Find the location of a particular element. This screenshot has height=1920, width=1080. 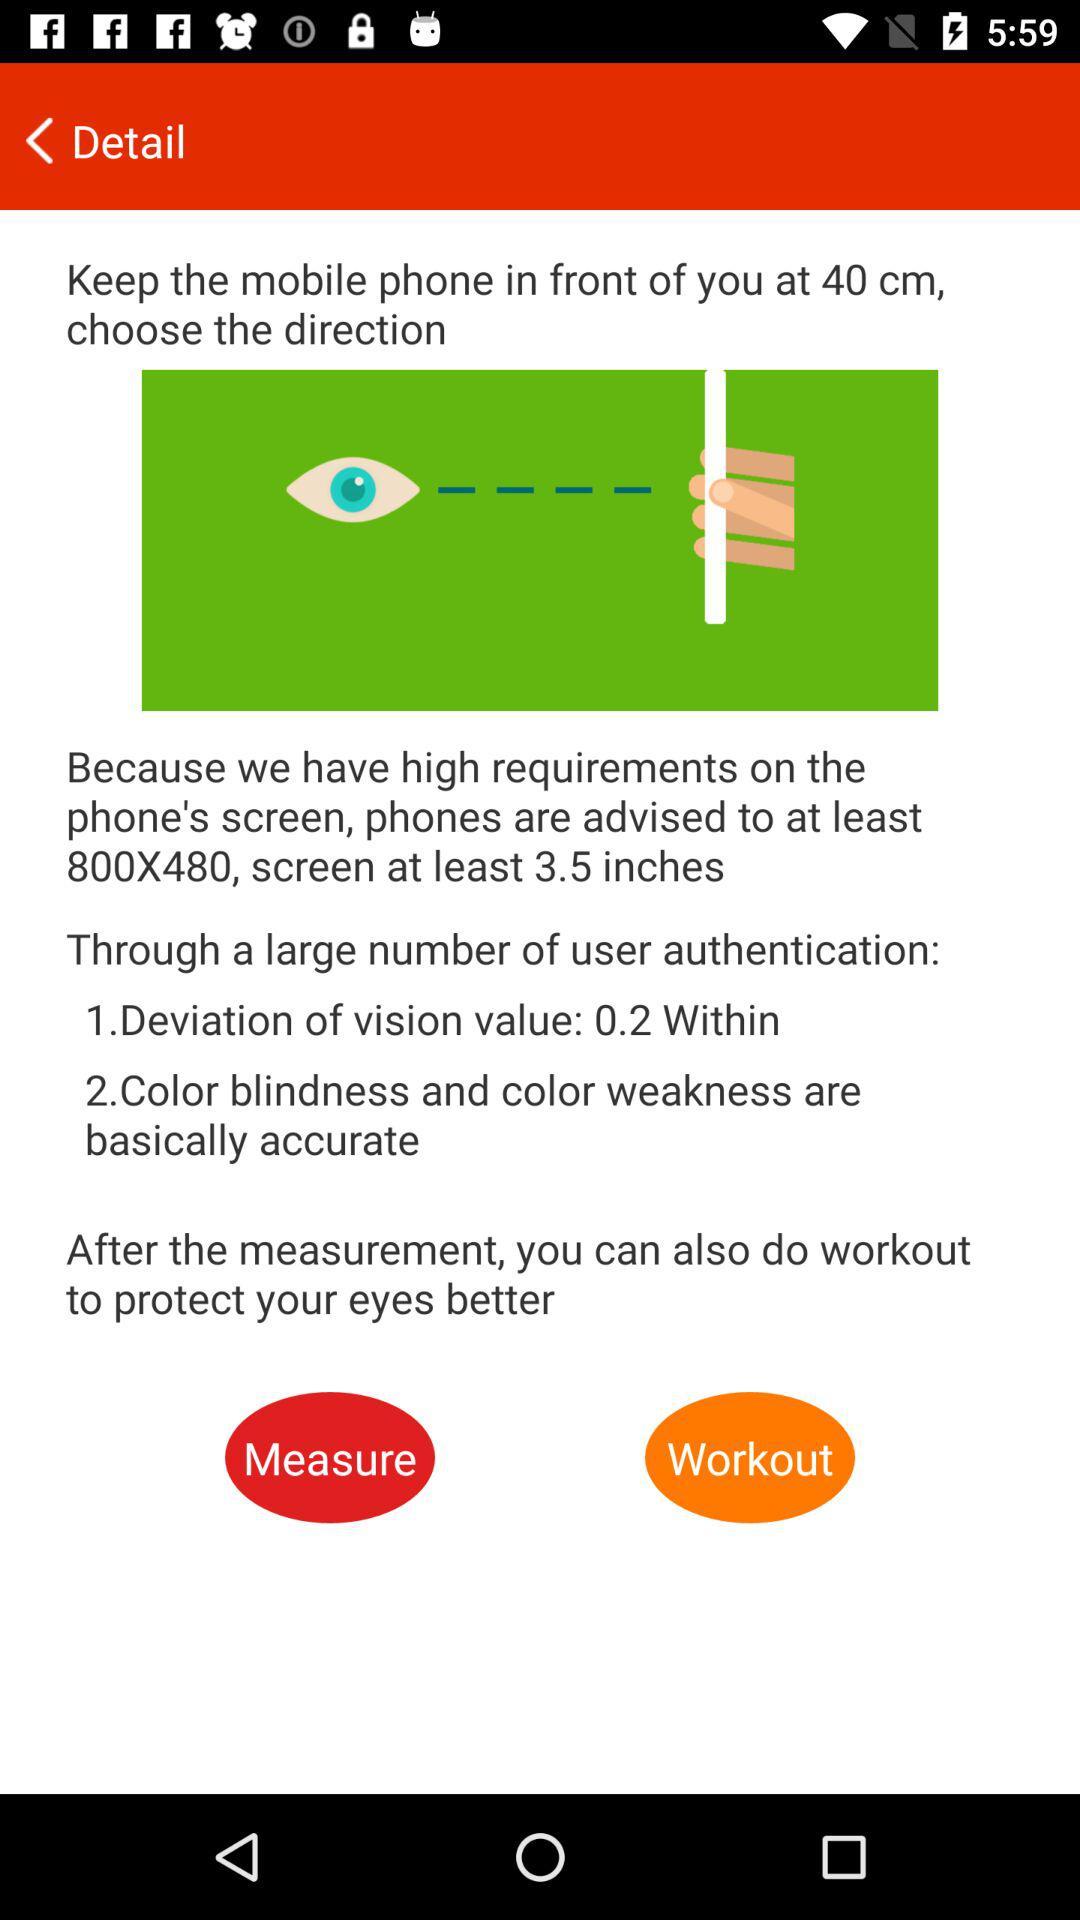

the icon next to workout item is located at coordinates (329, 1457).